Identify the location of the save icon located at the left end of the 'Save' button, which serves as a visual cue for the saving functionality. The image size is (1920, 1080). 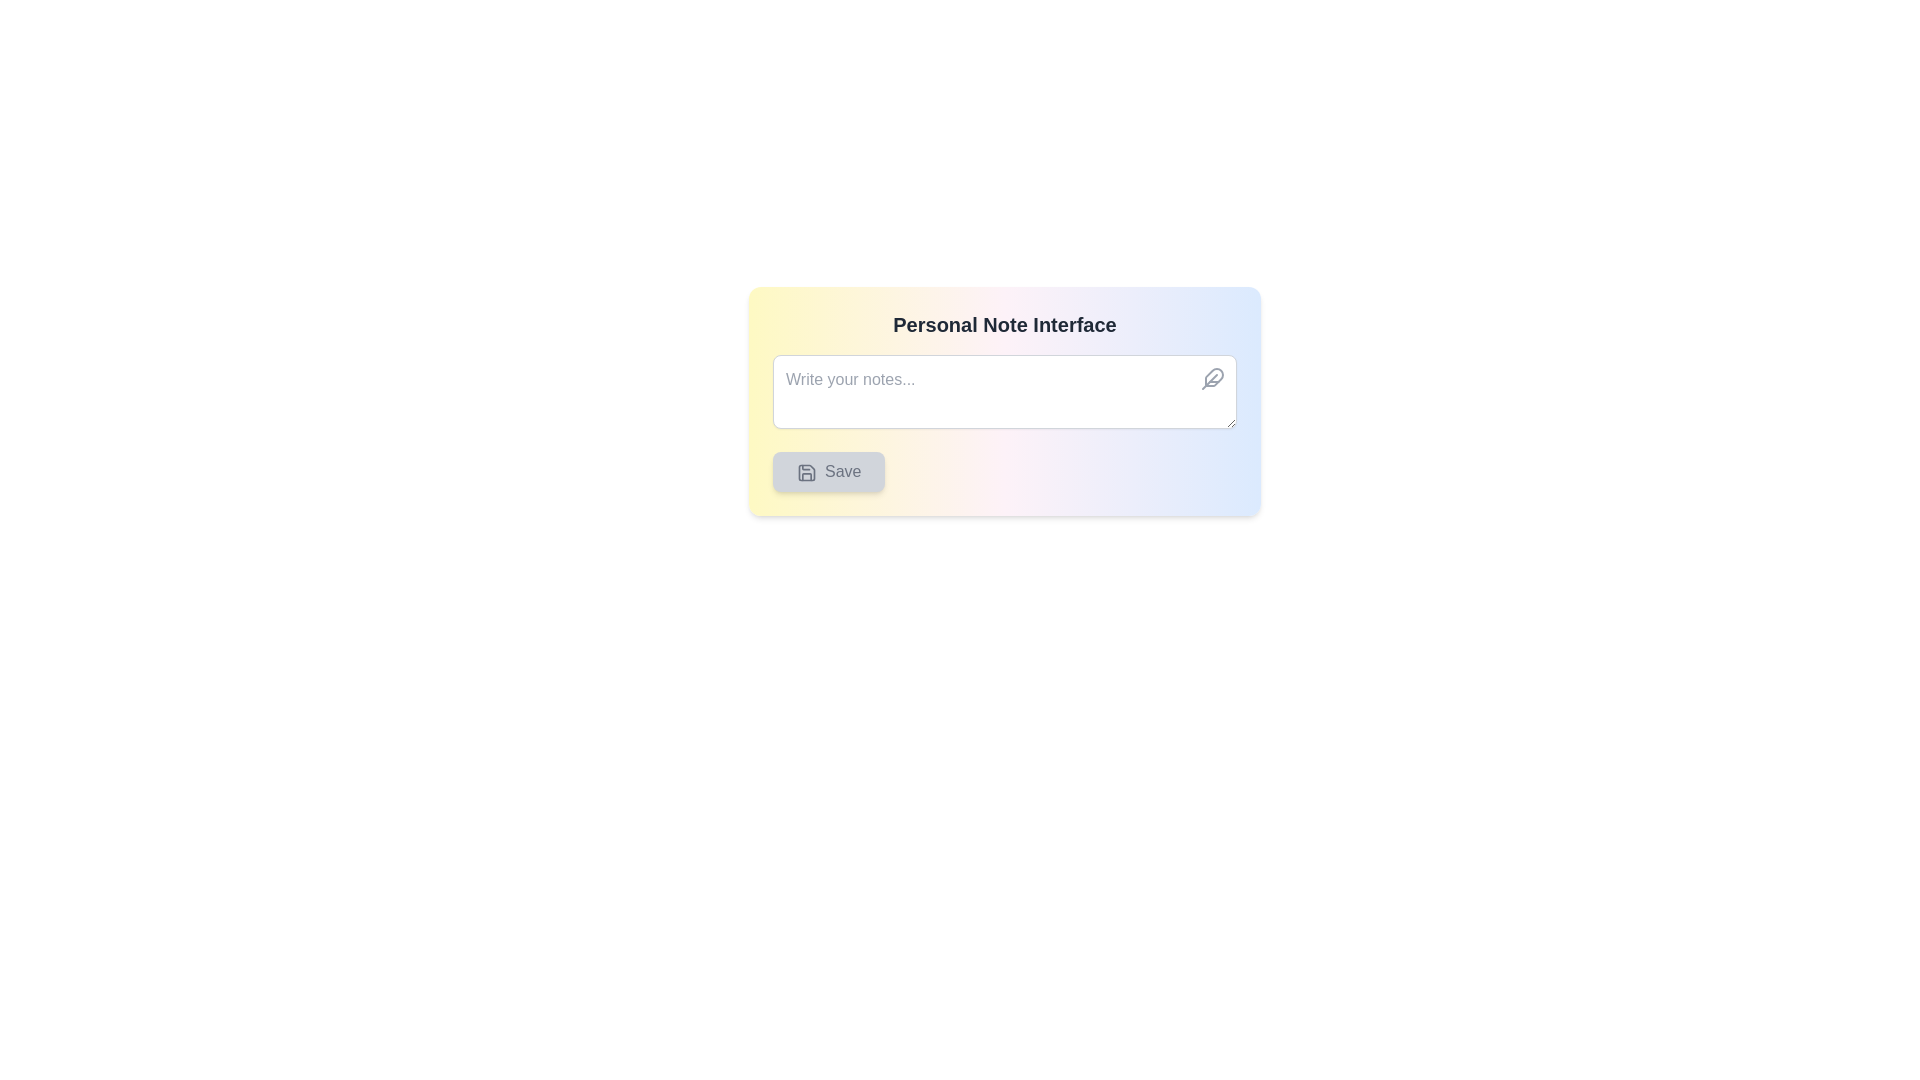
(806, 471).